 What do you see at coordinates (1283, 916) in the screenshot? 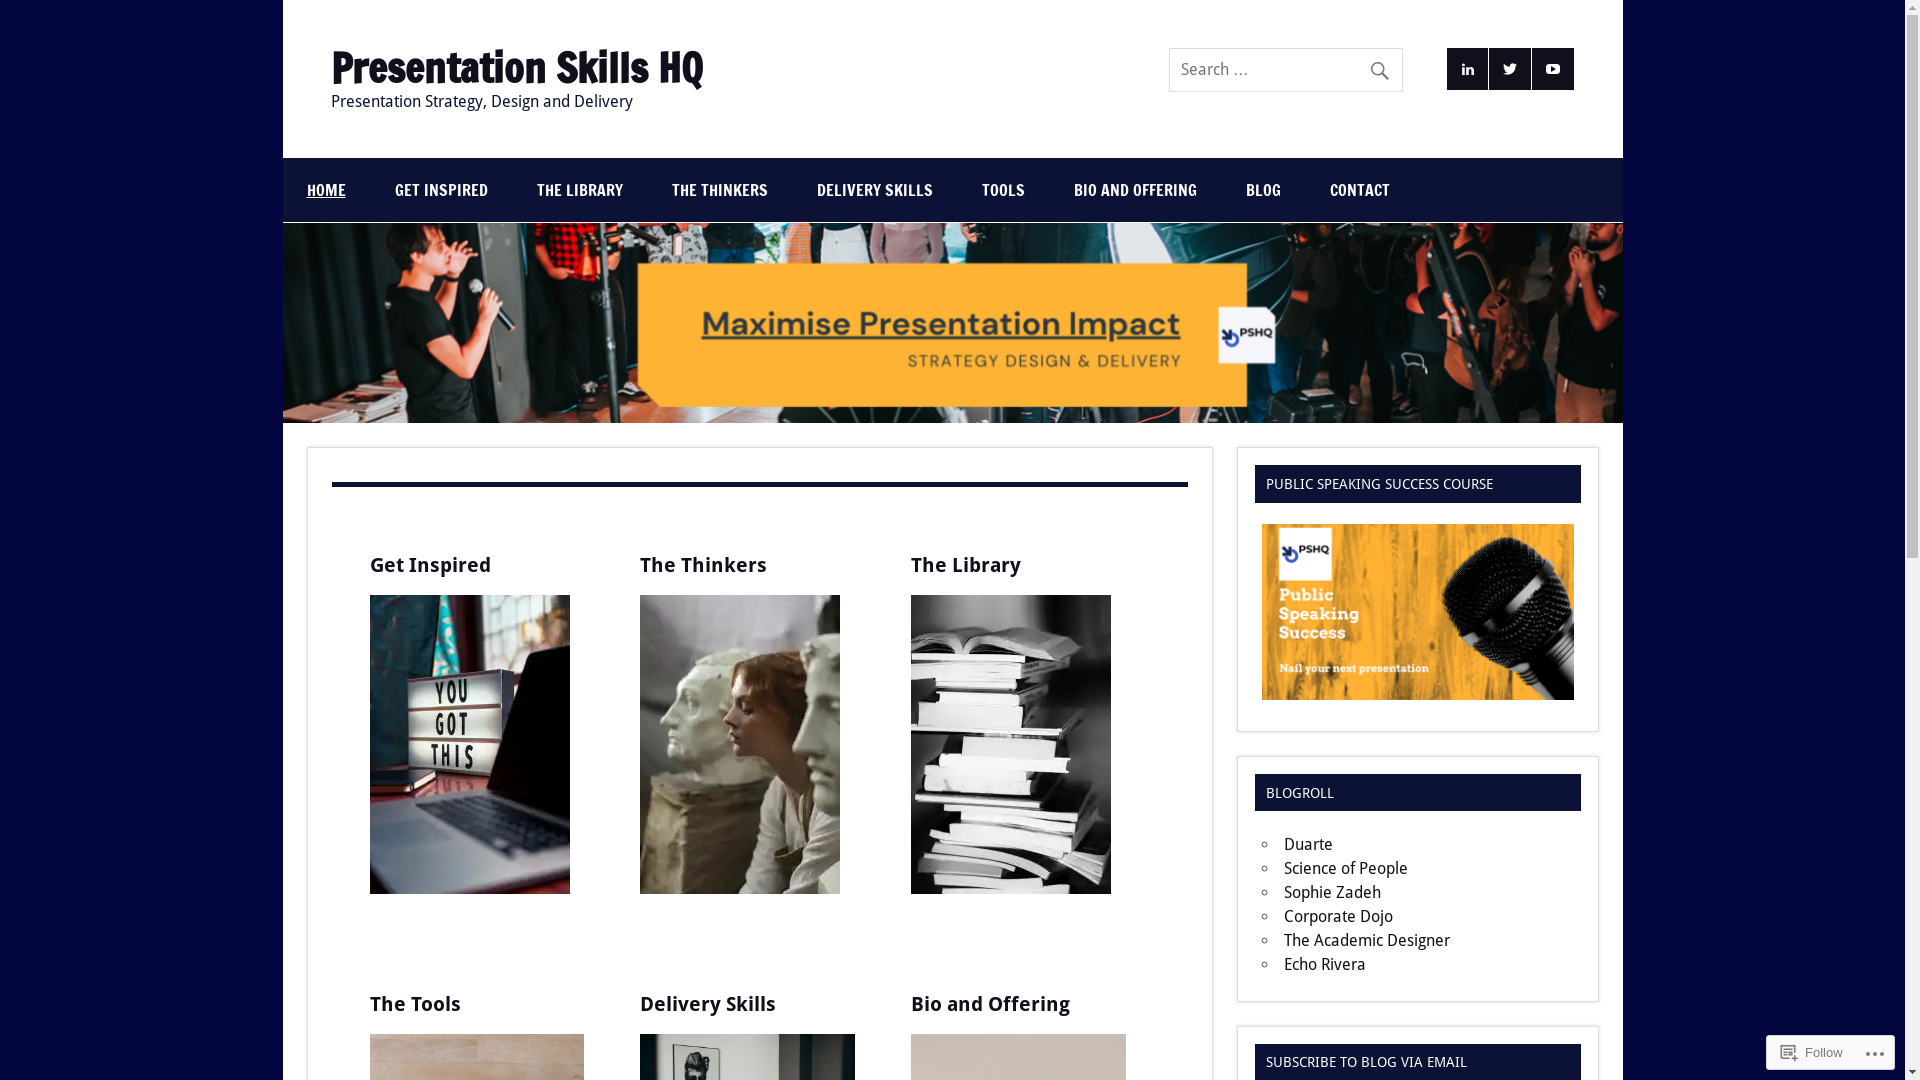
I see `'Corporate Dojo'` at bounding box center [1283, 916].